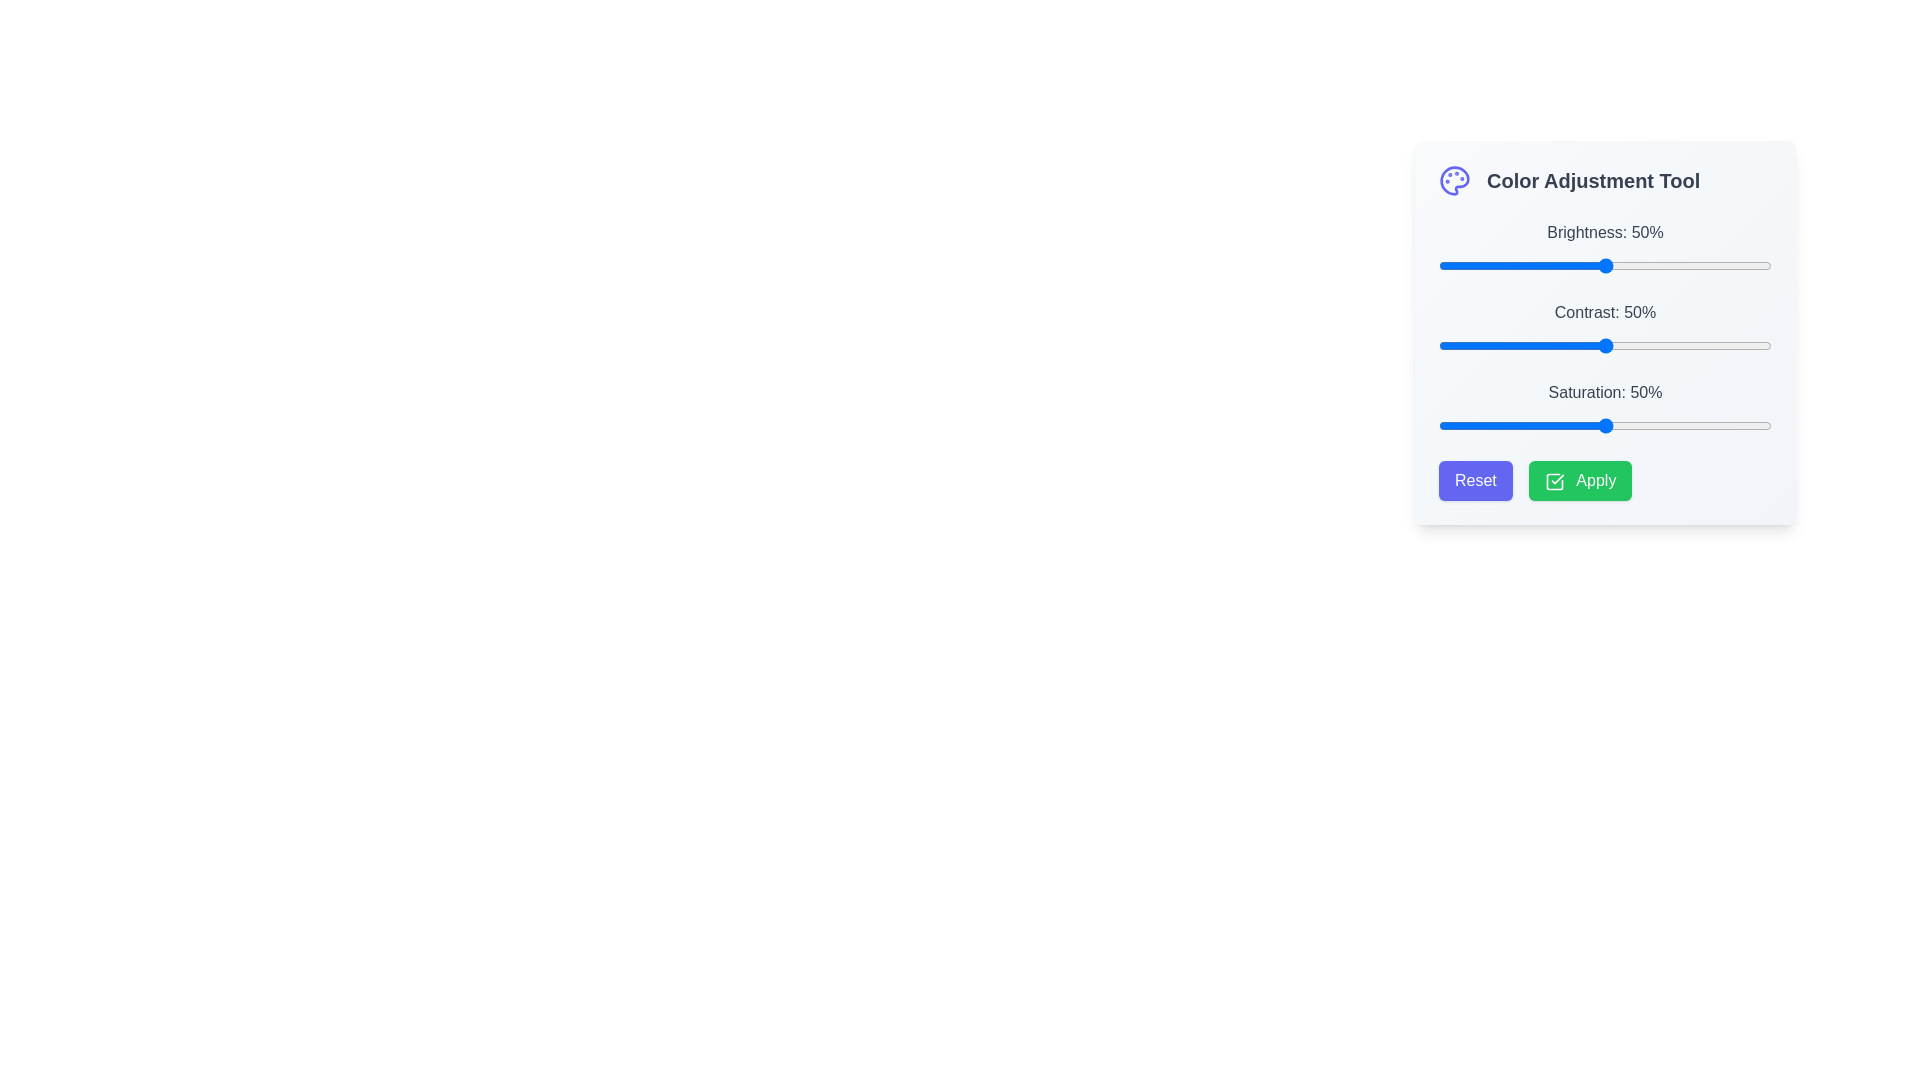  What do you see at coordinates (1567, 345) in the screenshot?
I see `the contrast` at bounding box center [1567, 345].